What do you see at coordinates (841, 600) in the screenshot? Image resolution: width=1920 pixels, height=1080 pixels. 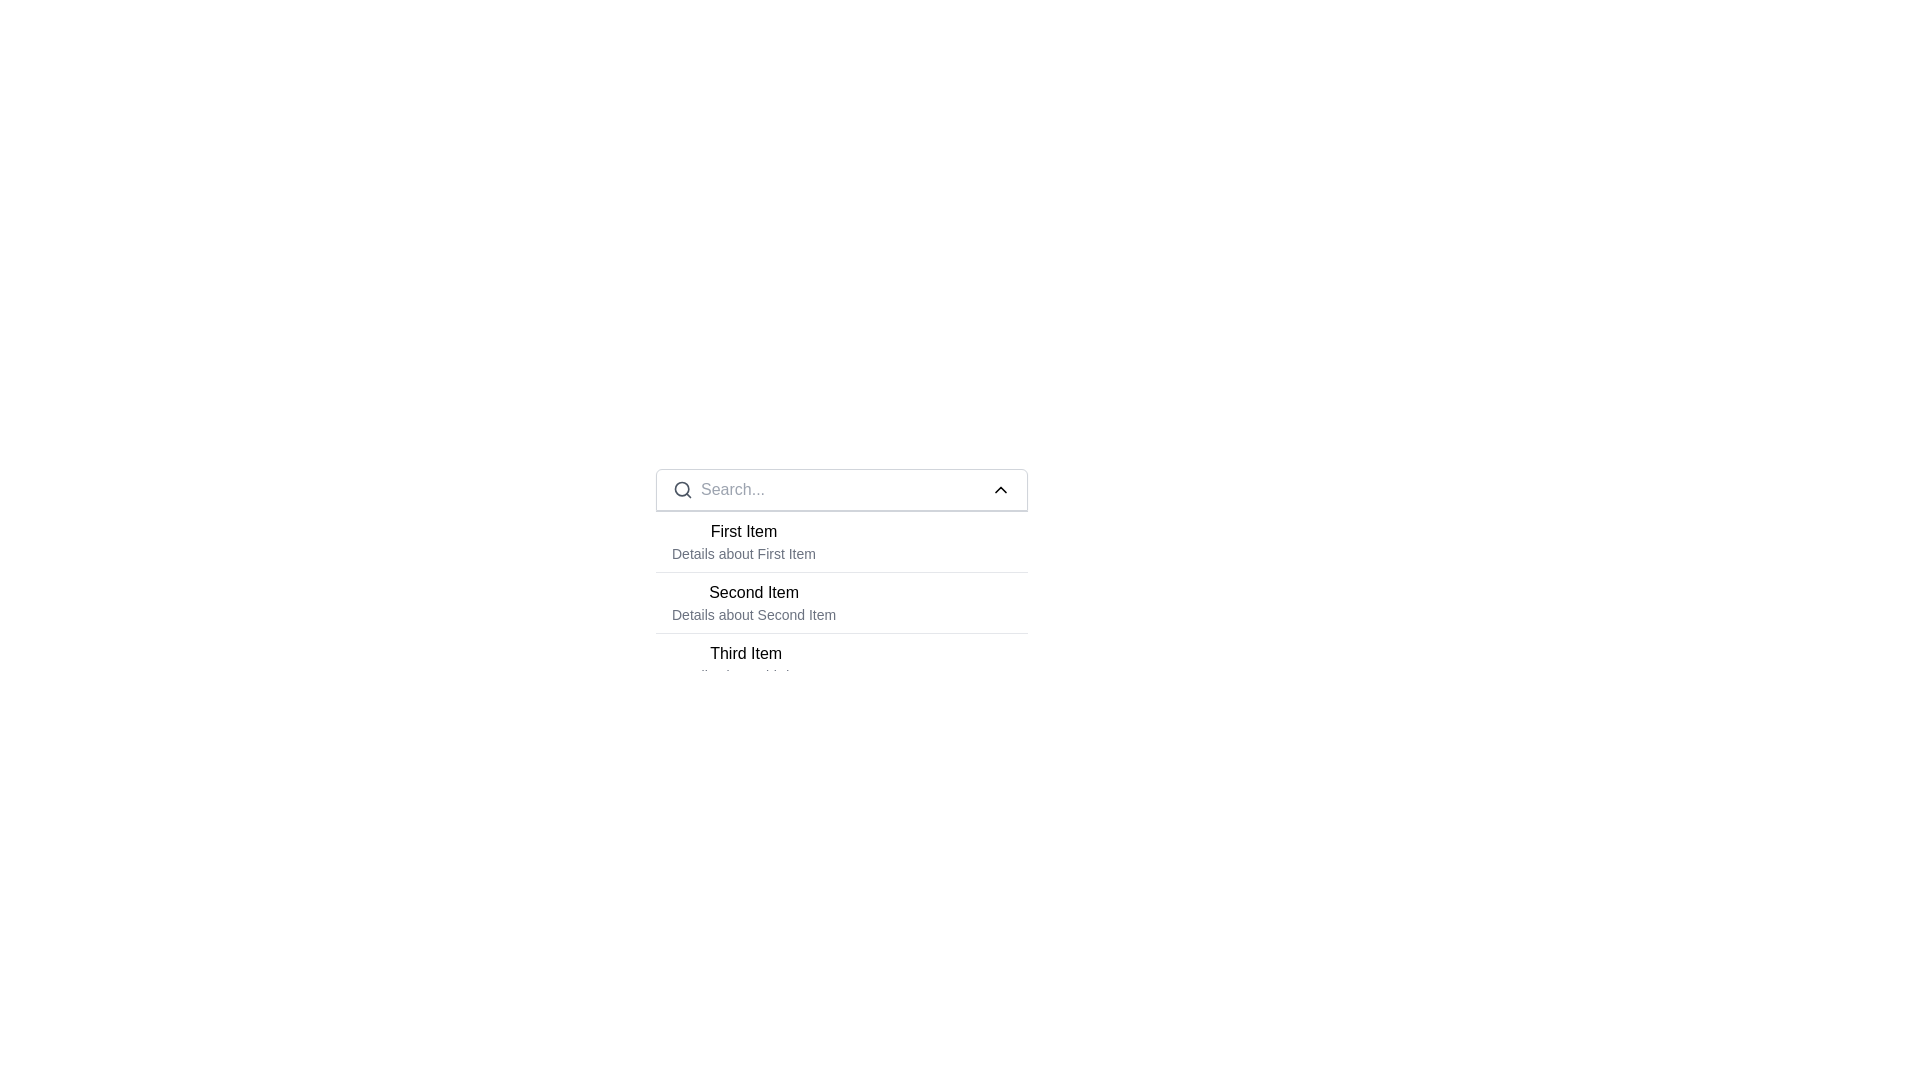 I see `the second item in the list that represents 'Second Item', which is positioned between 'First Item' and 'Third Item'` at bounding box center [841, 600].